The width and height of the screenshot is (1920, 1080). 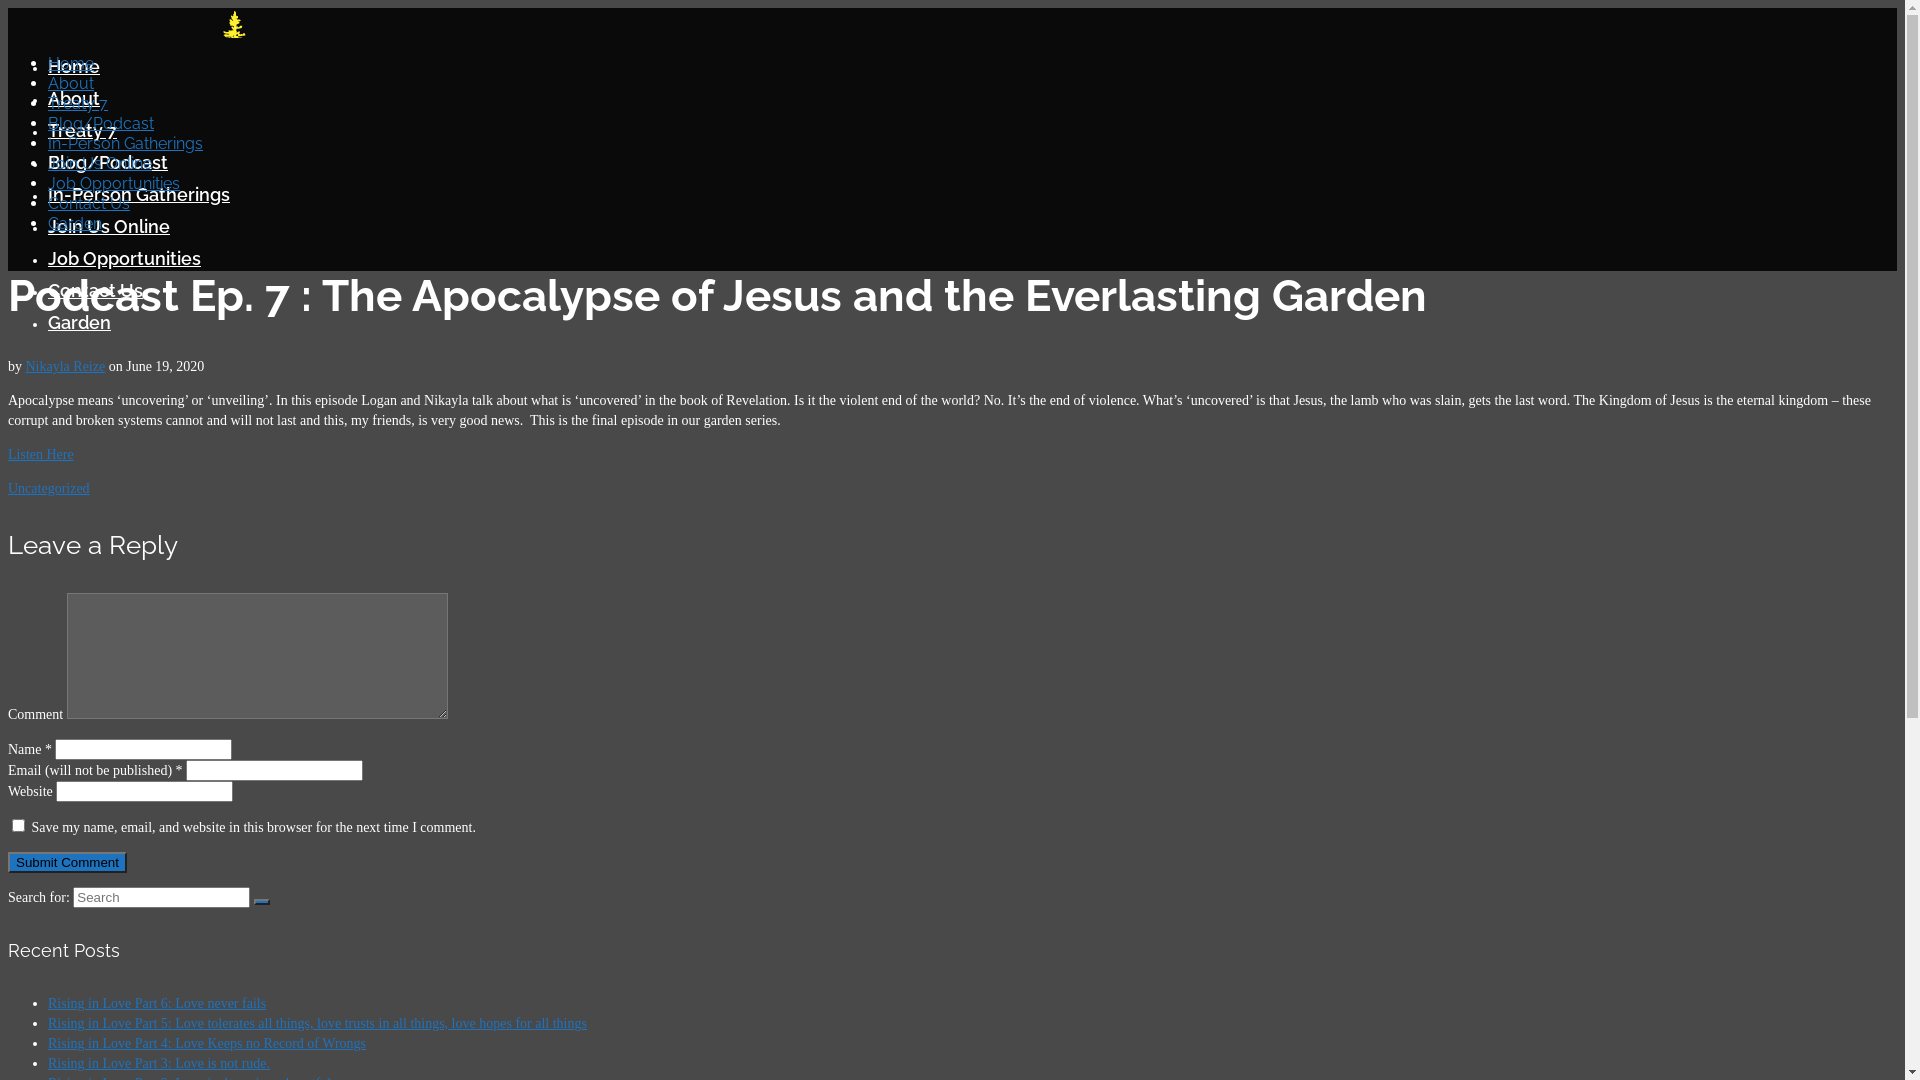 What do you see at coordinates (108, 225) in the screenshot?
I see `'Join Us Online'` at bounding box center [108, 225].